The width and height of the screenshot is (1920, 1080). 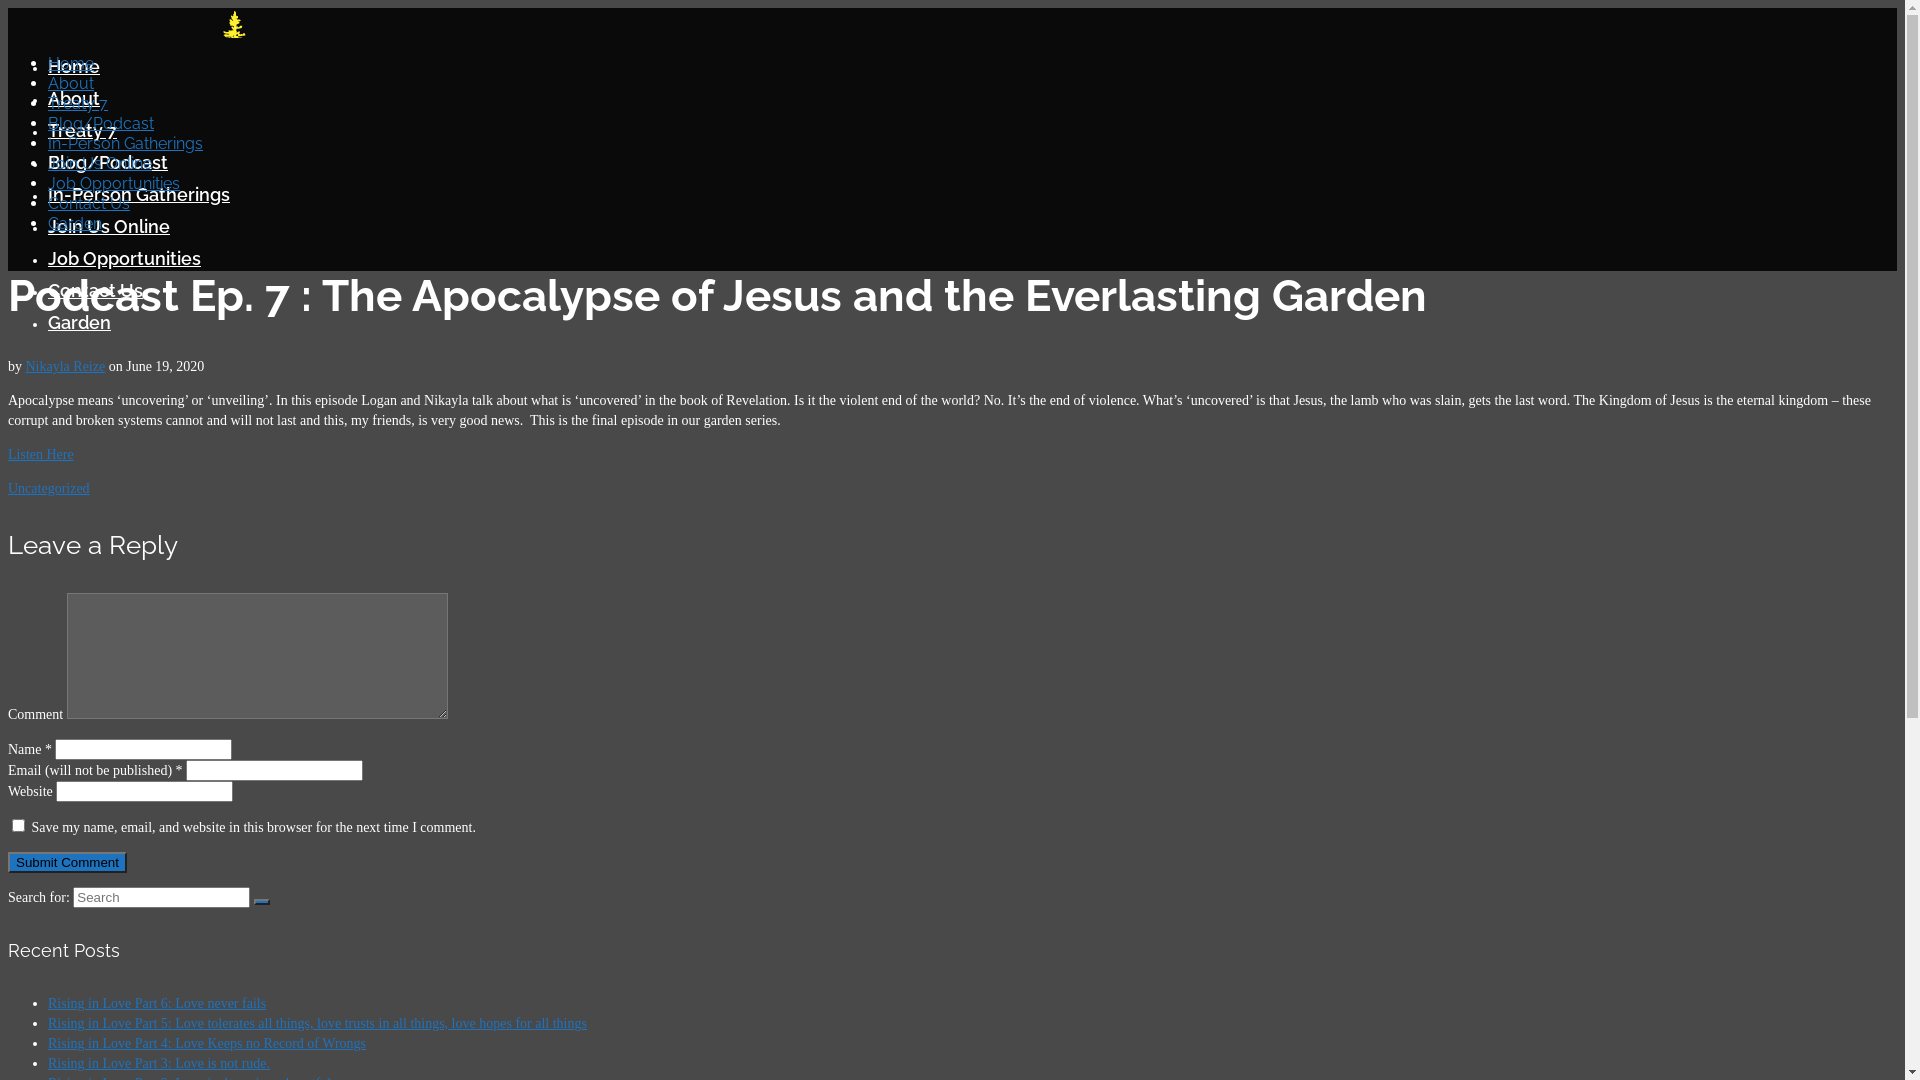 What do you see at coordinates (108, 225) in the screenshot?
I see `'Join Us Online'` at bounding box center [108, 225].